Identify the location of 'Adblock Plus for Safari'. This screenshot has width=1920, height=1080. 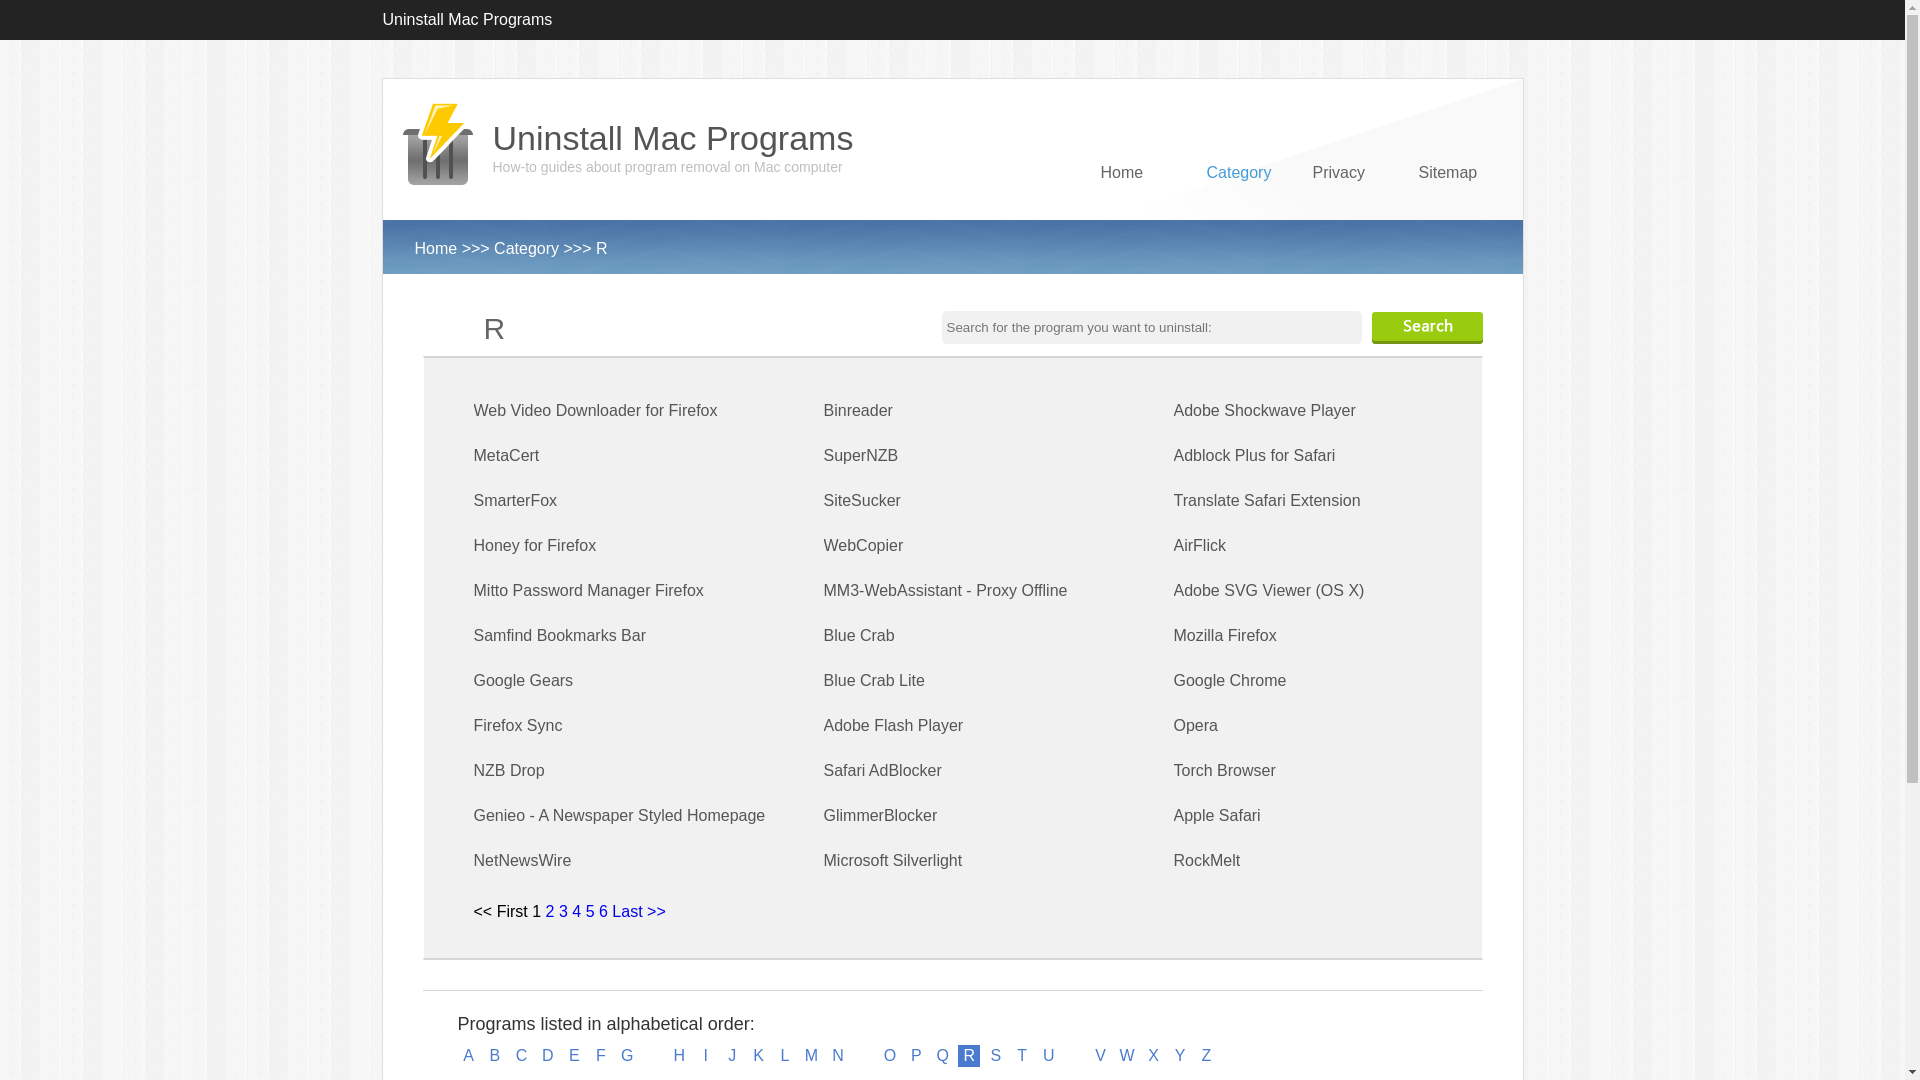
(1253, 455).